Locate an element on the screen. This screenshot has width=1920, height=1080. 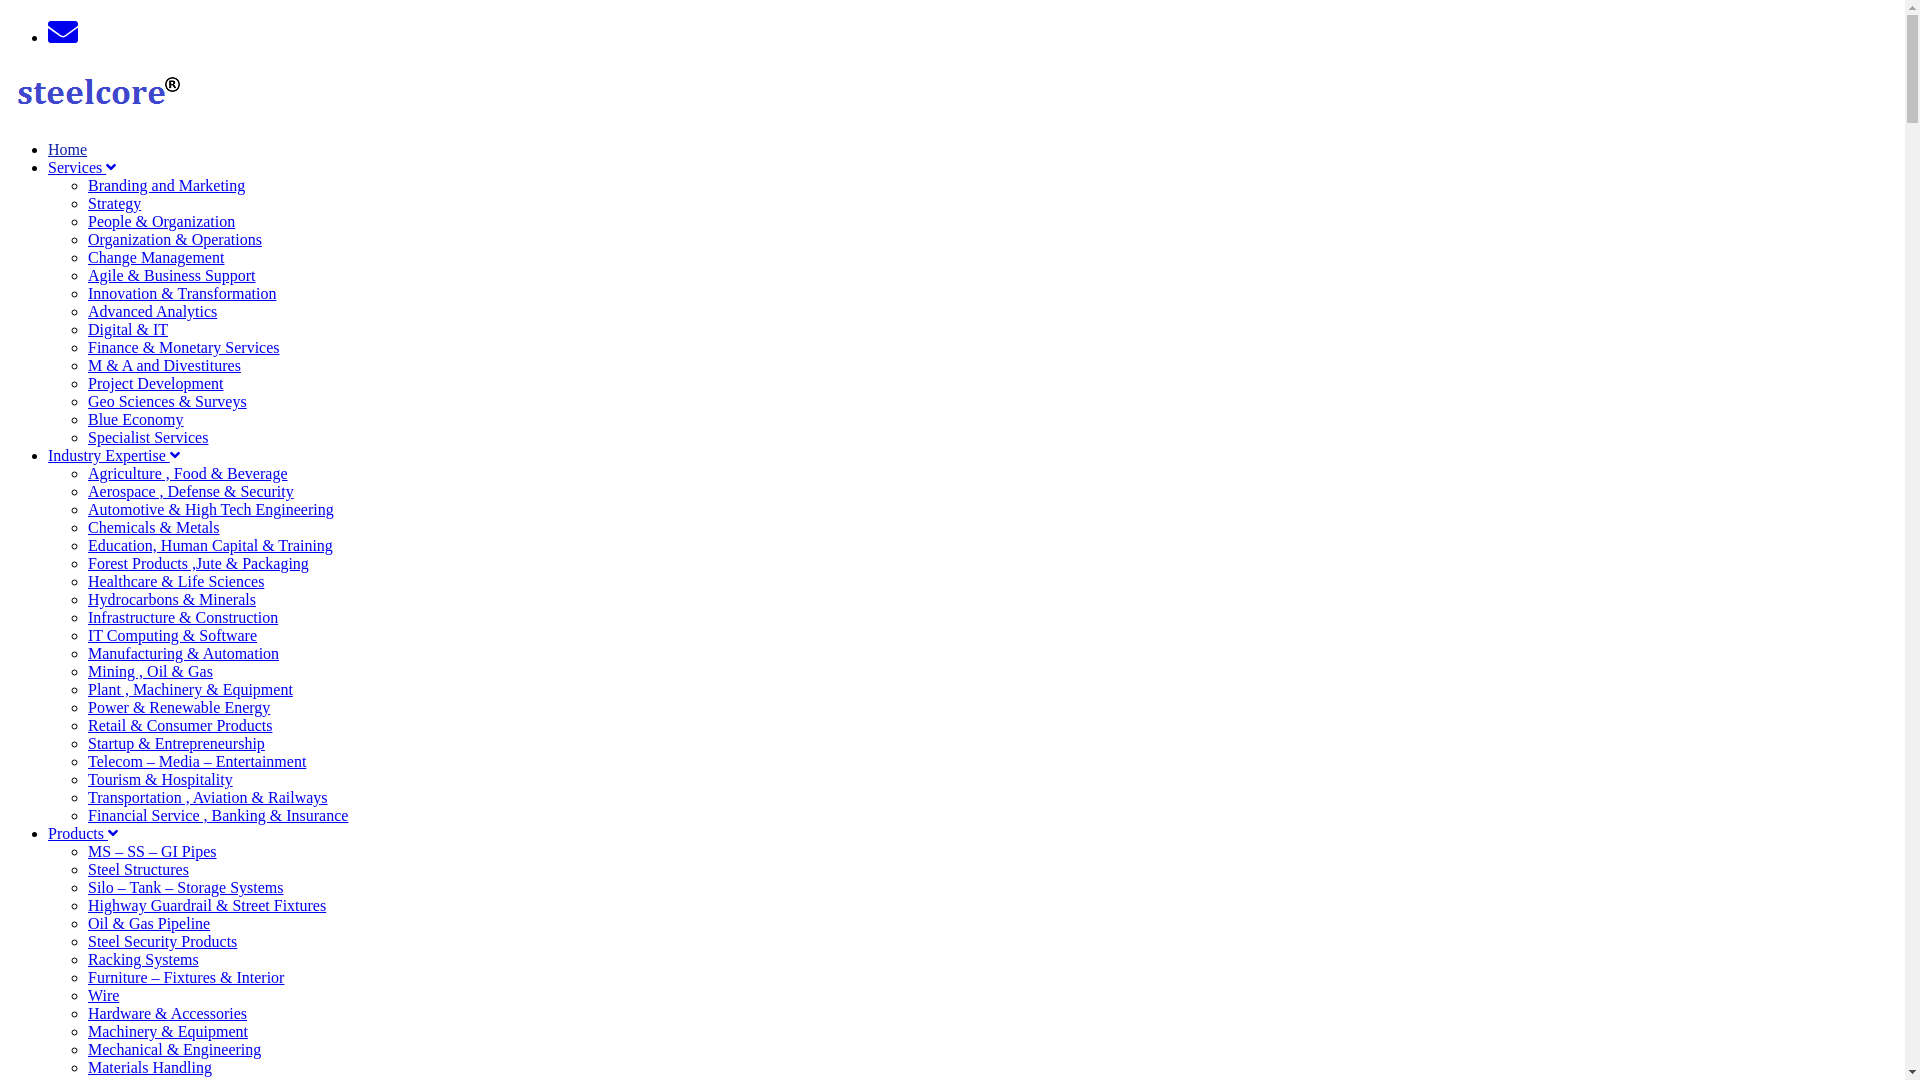
'Hardware & Accessories' is located at coordinates (167, 1013).